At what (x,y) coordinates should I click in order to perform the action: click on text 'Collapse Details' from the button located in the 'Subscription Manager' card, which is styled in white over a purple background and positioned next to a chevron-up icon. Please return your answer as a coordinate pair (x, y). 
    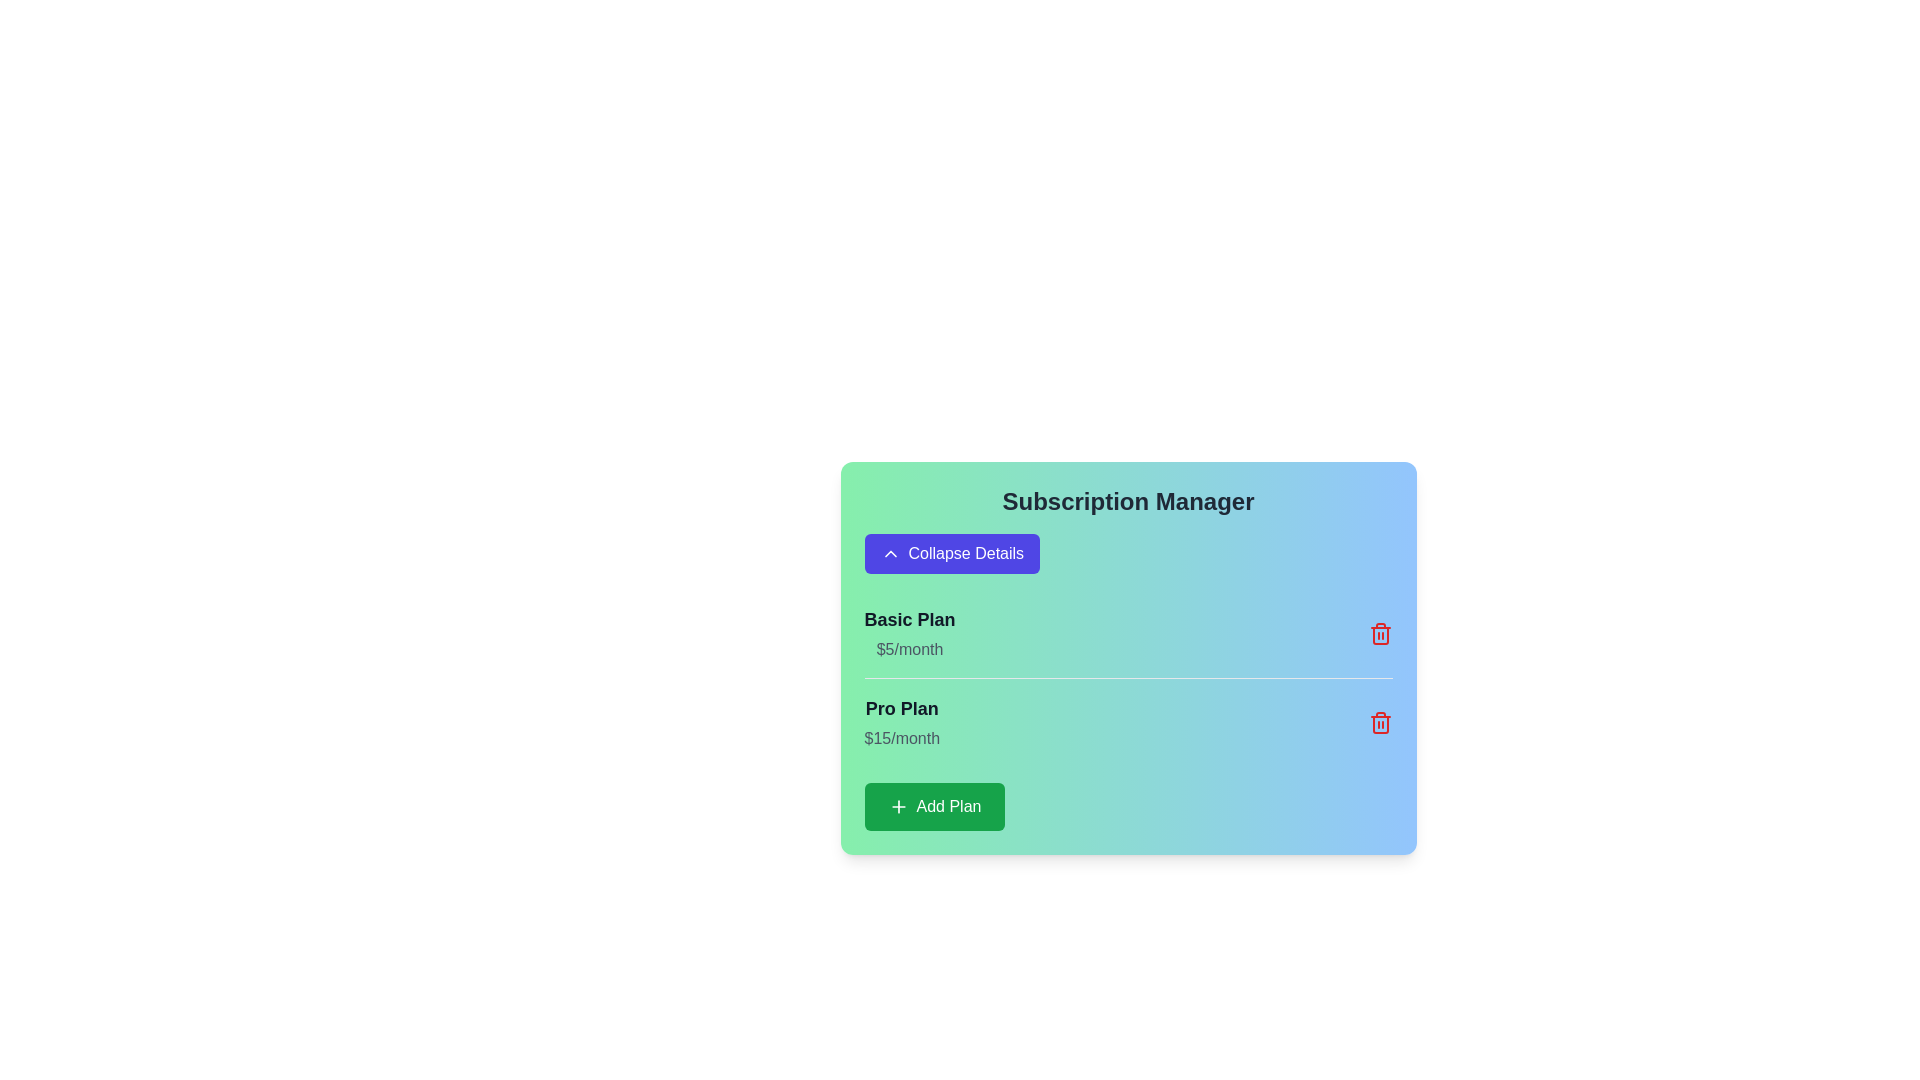
    Looking at the image, I should click on (966, 554).